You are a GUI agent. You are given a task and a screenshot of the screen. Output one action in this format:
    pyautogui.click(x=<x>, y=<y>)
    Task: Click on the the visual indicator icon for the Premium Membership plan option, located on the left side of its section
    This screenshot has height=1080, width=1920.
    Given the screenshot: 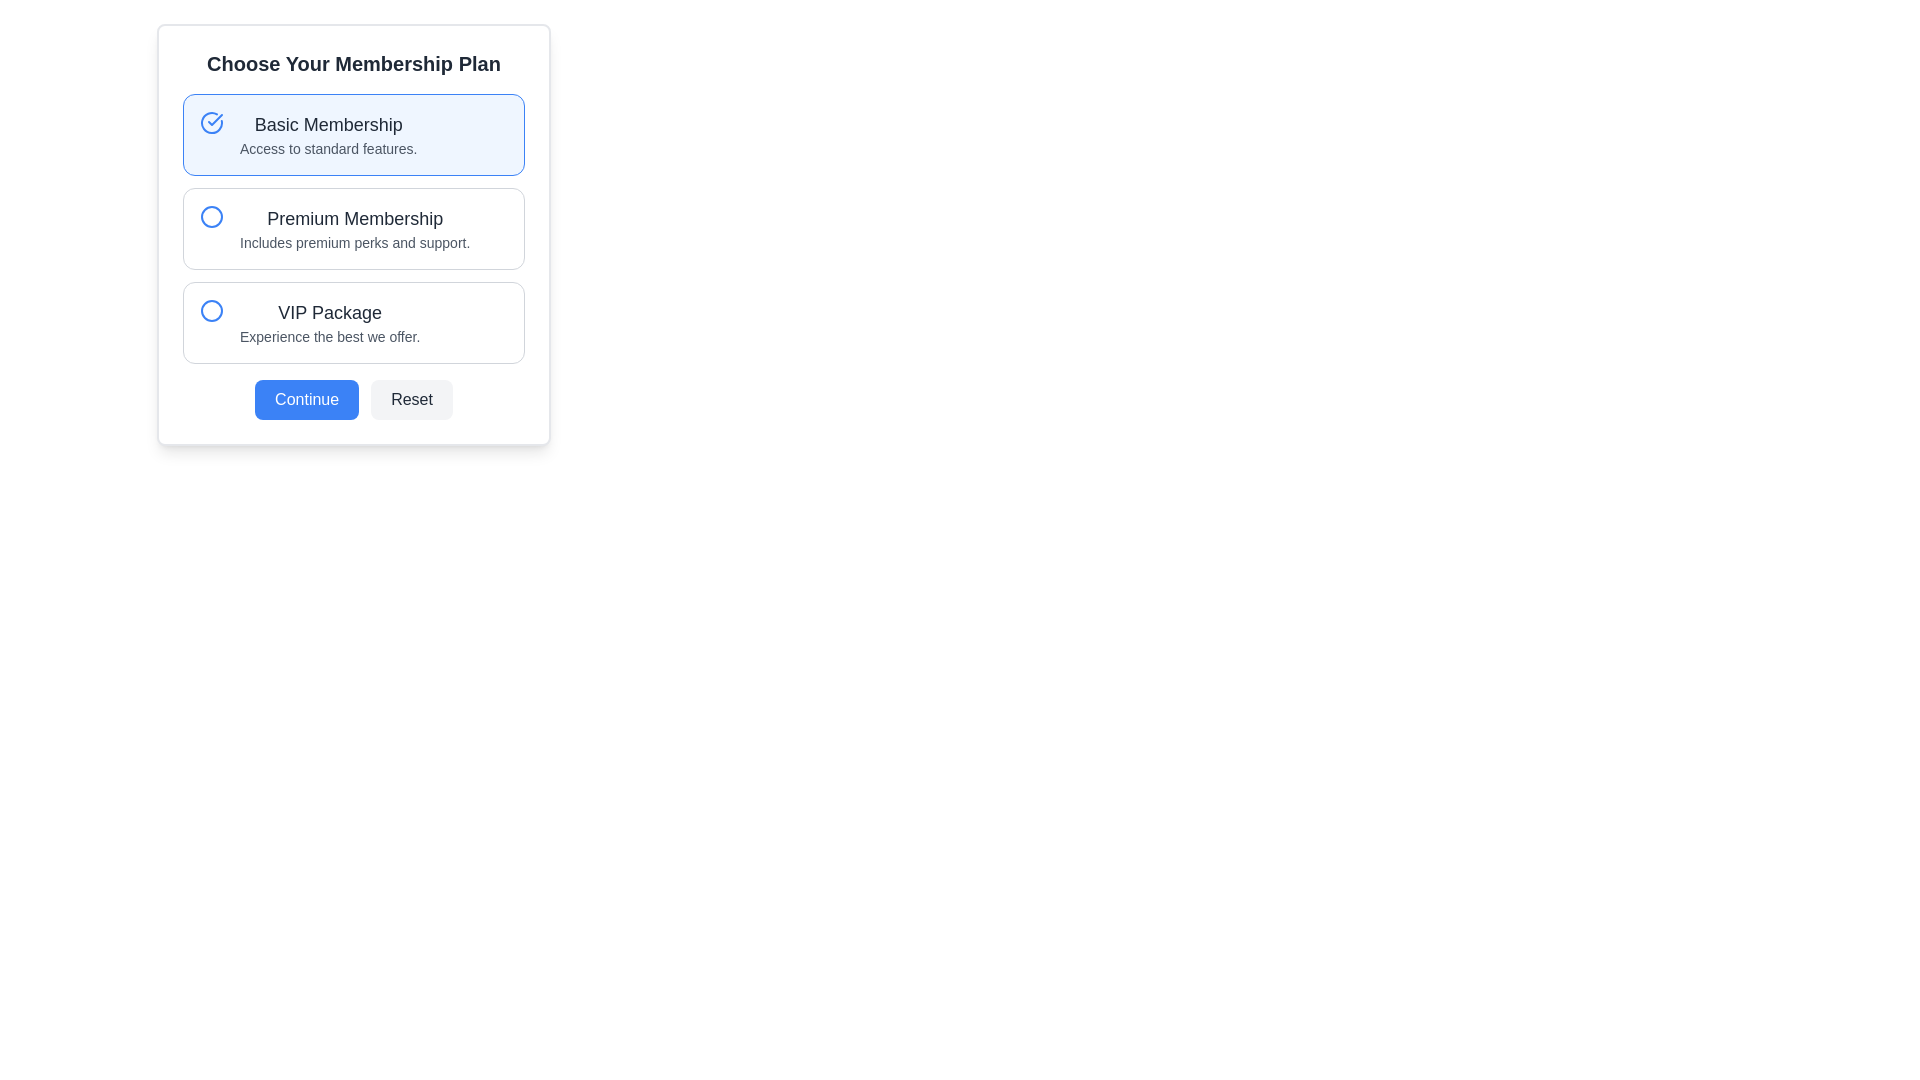 What is the action you would take?
    pyautogui.click(x=211, y=216)
    